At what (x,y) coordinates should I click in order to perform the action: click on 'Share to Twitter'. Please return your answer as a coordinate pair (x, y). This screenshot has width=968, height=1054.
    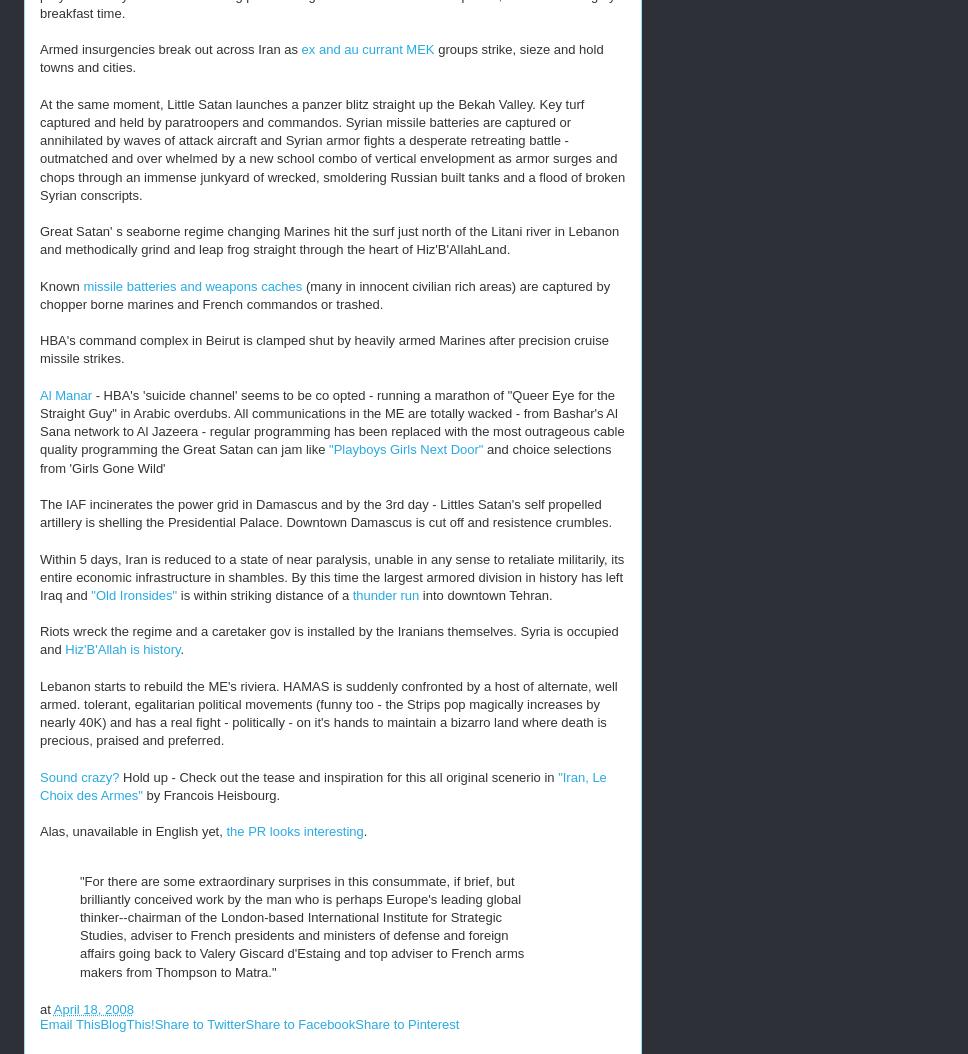
    Looking at the image, I should click on (153, 1023).